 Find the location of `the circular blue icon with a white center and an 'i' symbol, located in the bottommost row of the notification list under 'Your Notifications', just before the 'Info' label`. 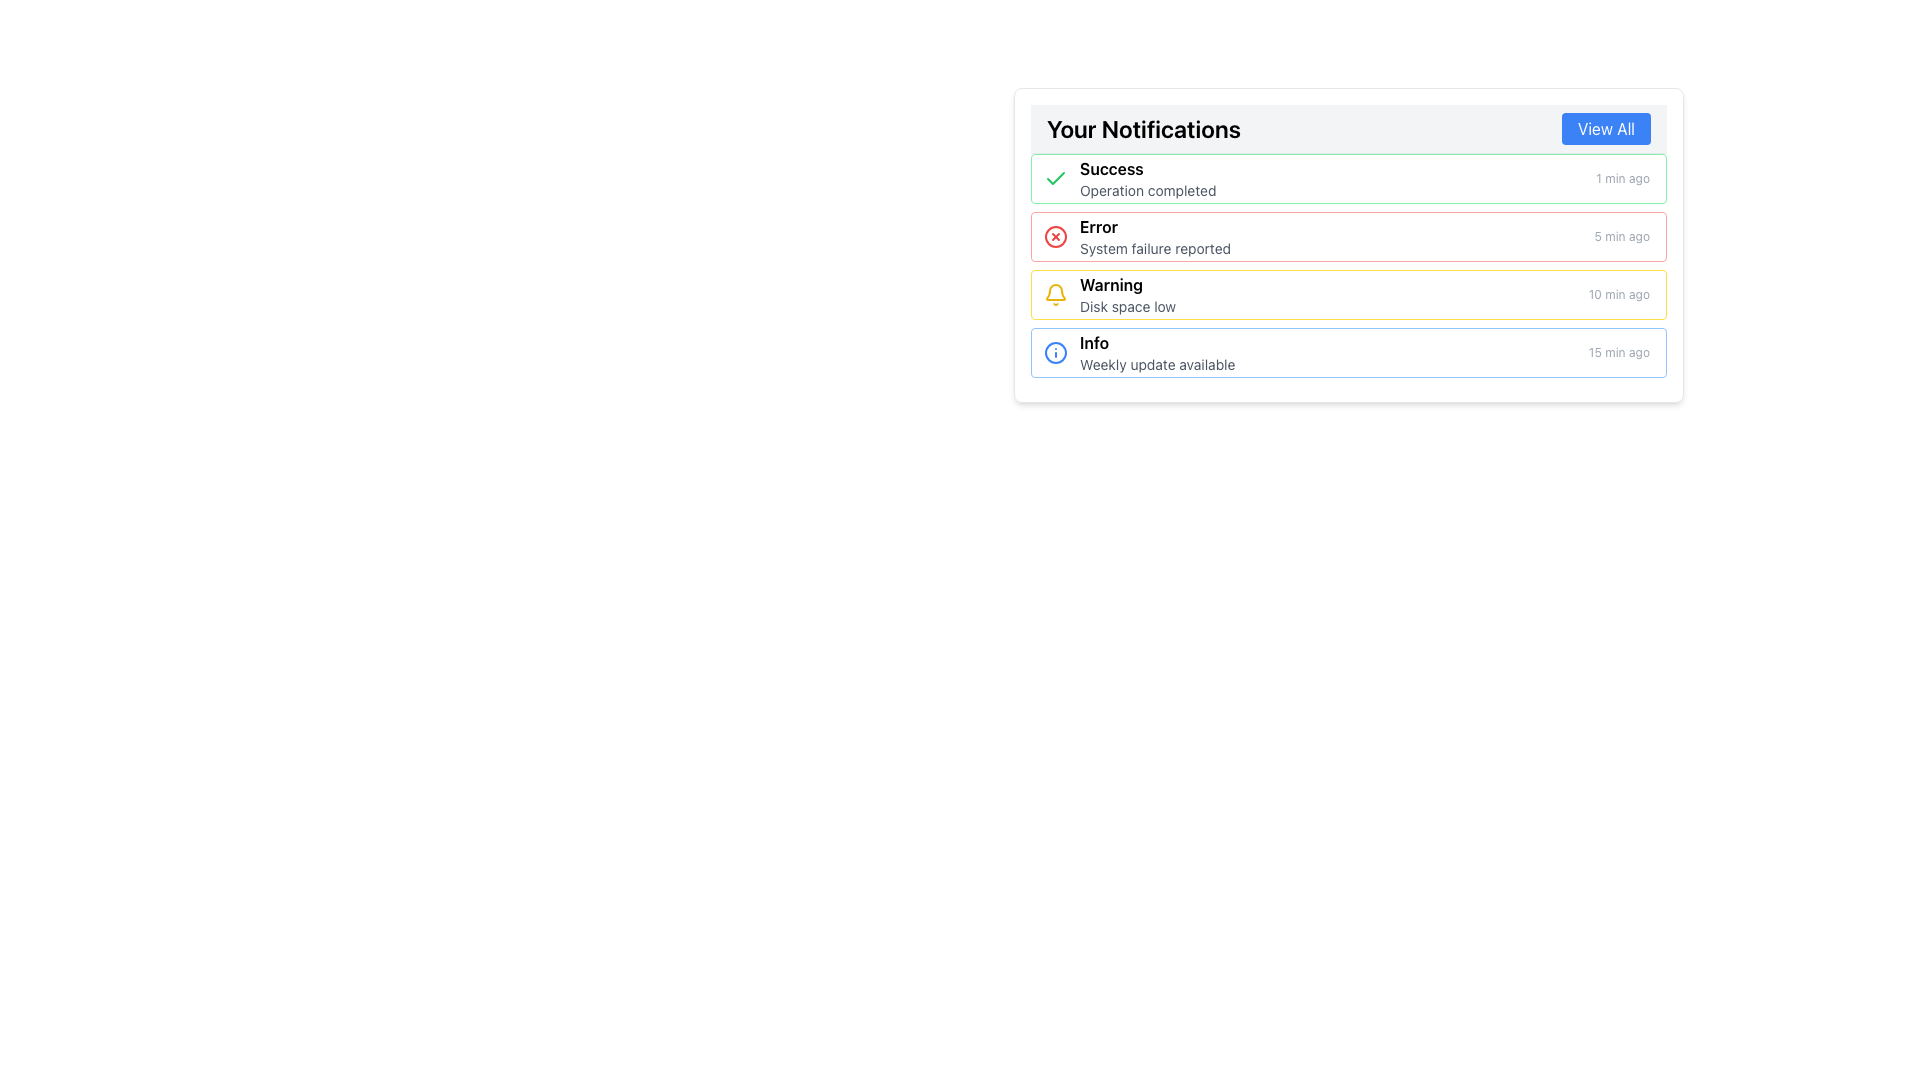

the circular blue icon with a white center and an 'i' symbol, located in the bottommost row of the notification list under 'Your Notifications', just before the 'Info' label is located at coordinates (1055, 352).